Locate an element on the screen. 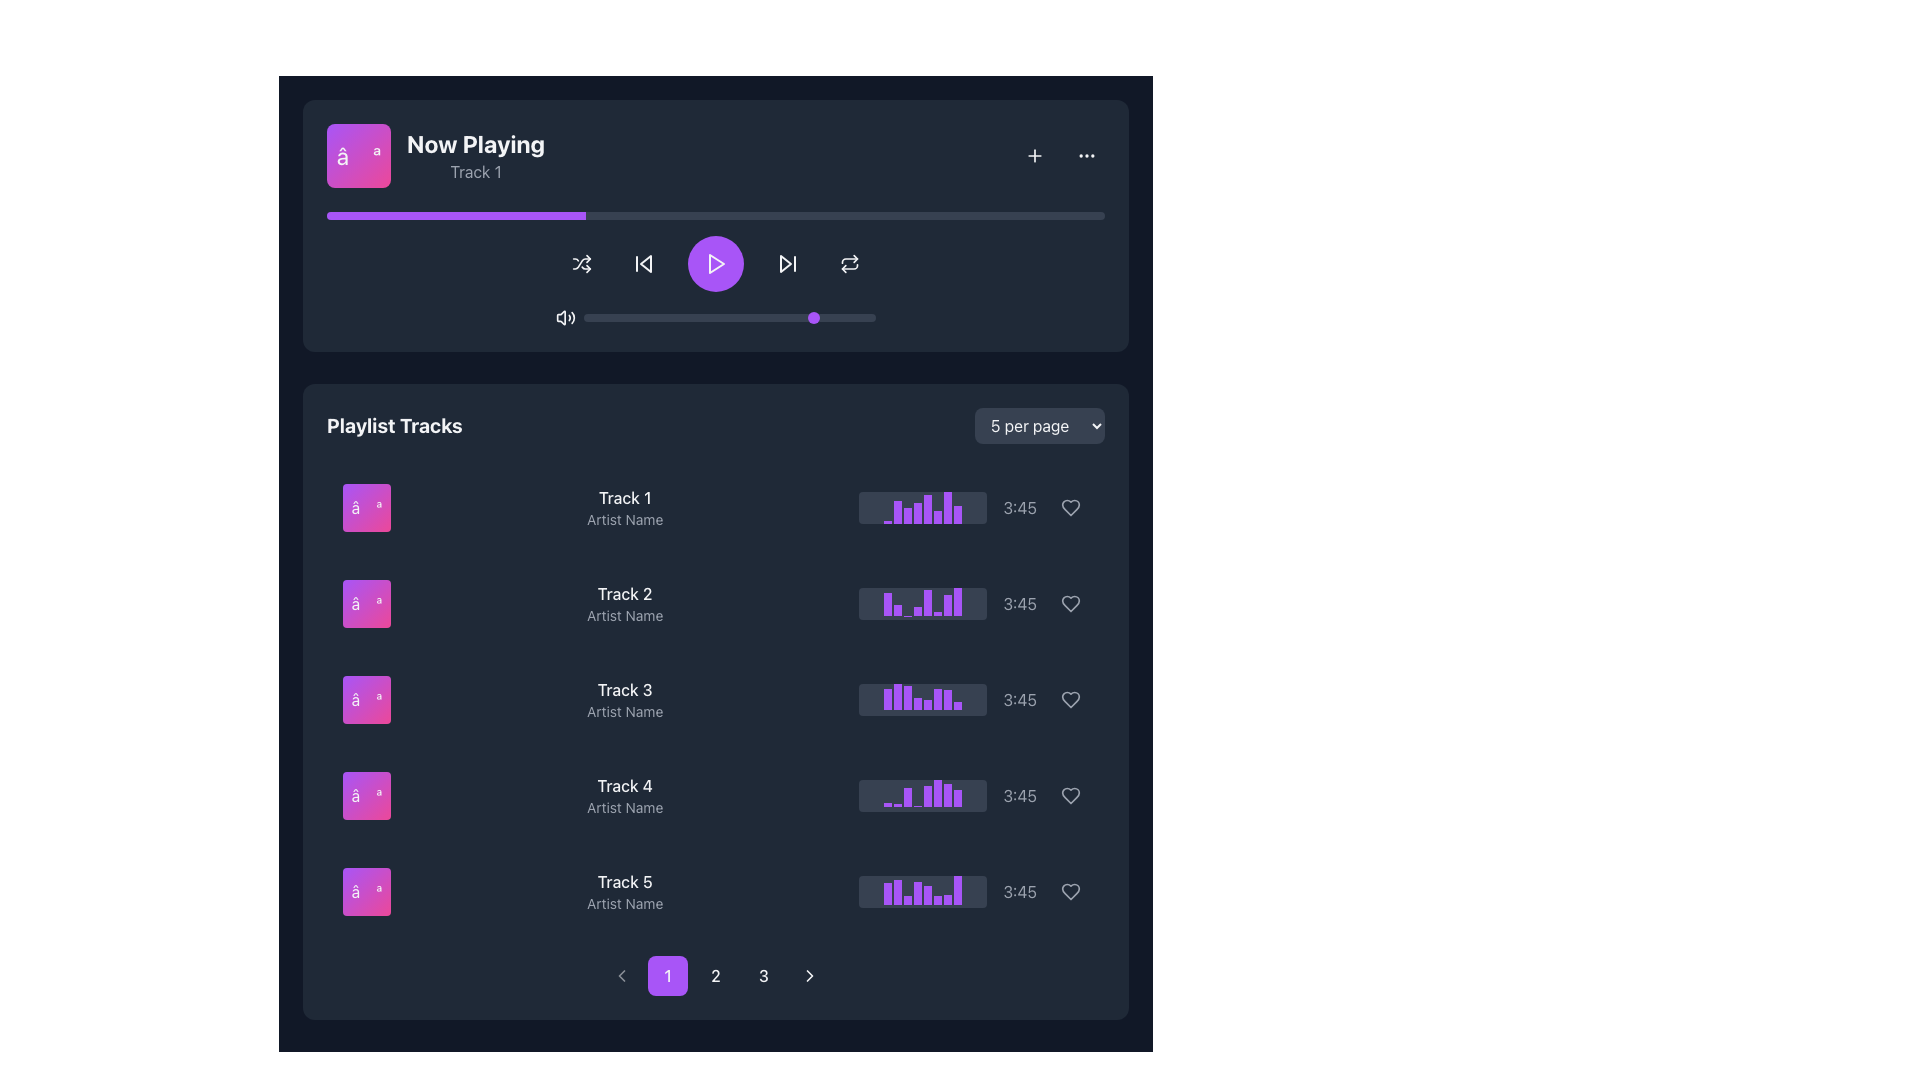 This screenshot has height=1080, width=1920. the circular button labeled with the number 2 is located at coordinates (715, 974).